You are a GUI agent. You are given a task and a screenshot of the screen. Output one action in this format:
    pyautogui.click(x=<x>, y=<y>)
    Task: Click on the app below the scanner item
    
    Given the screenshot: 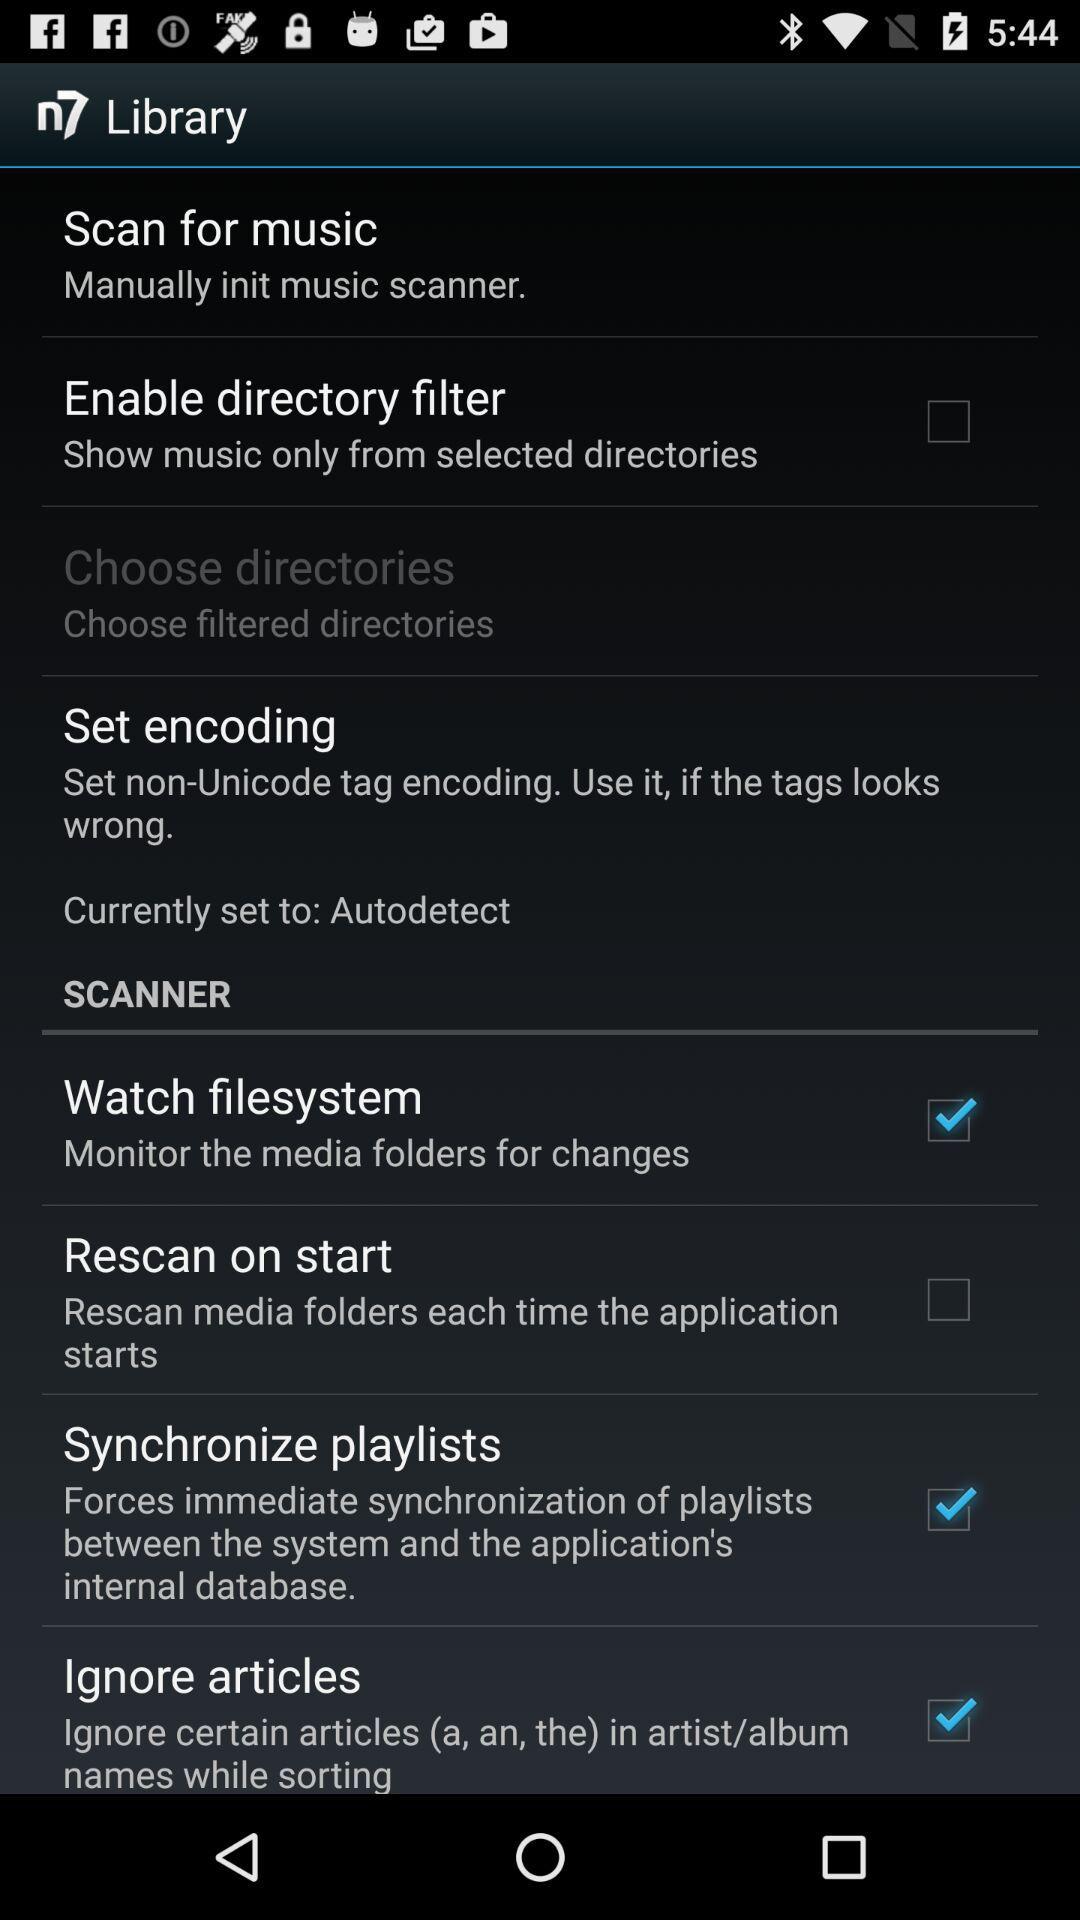 What is the action you would take?
    pyautogui.click(x=242, y=1094)
    